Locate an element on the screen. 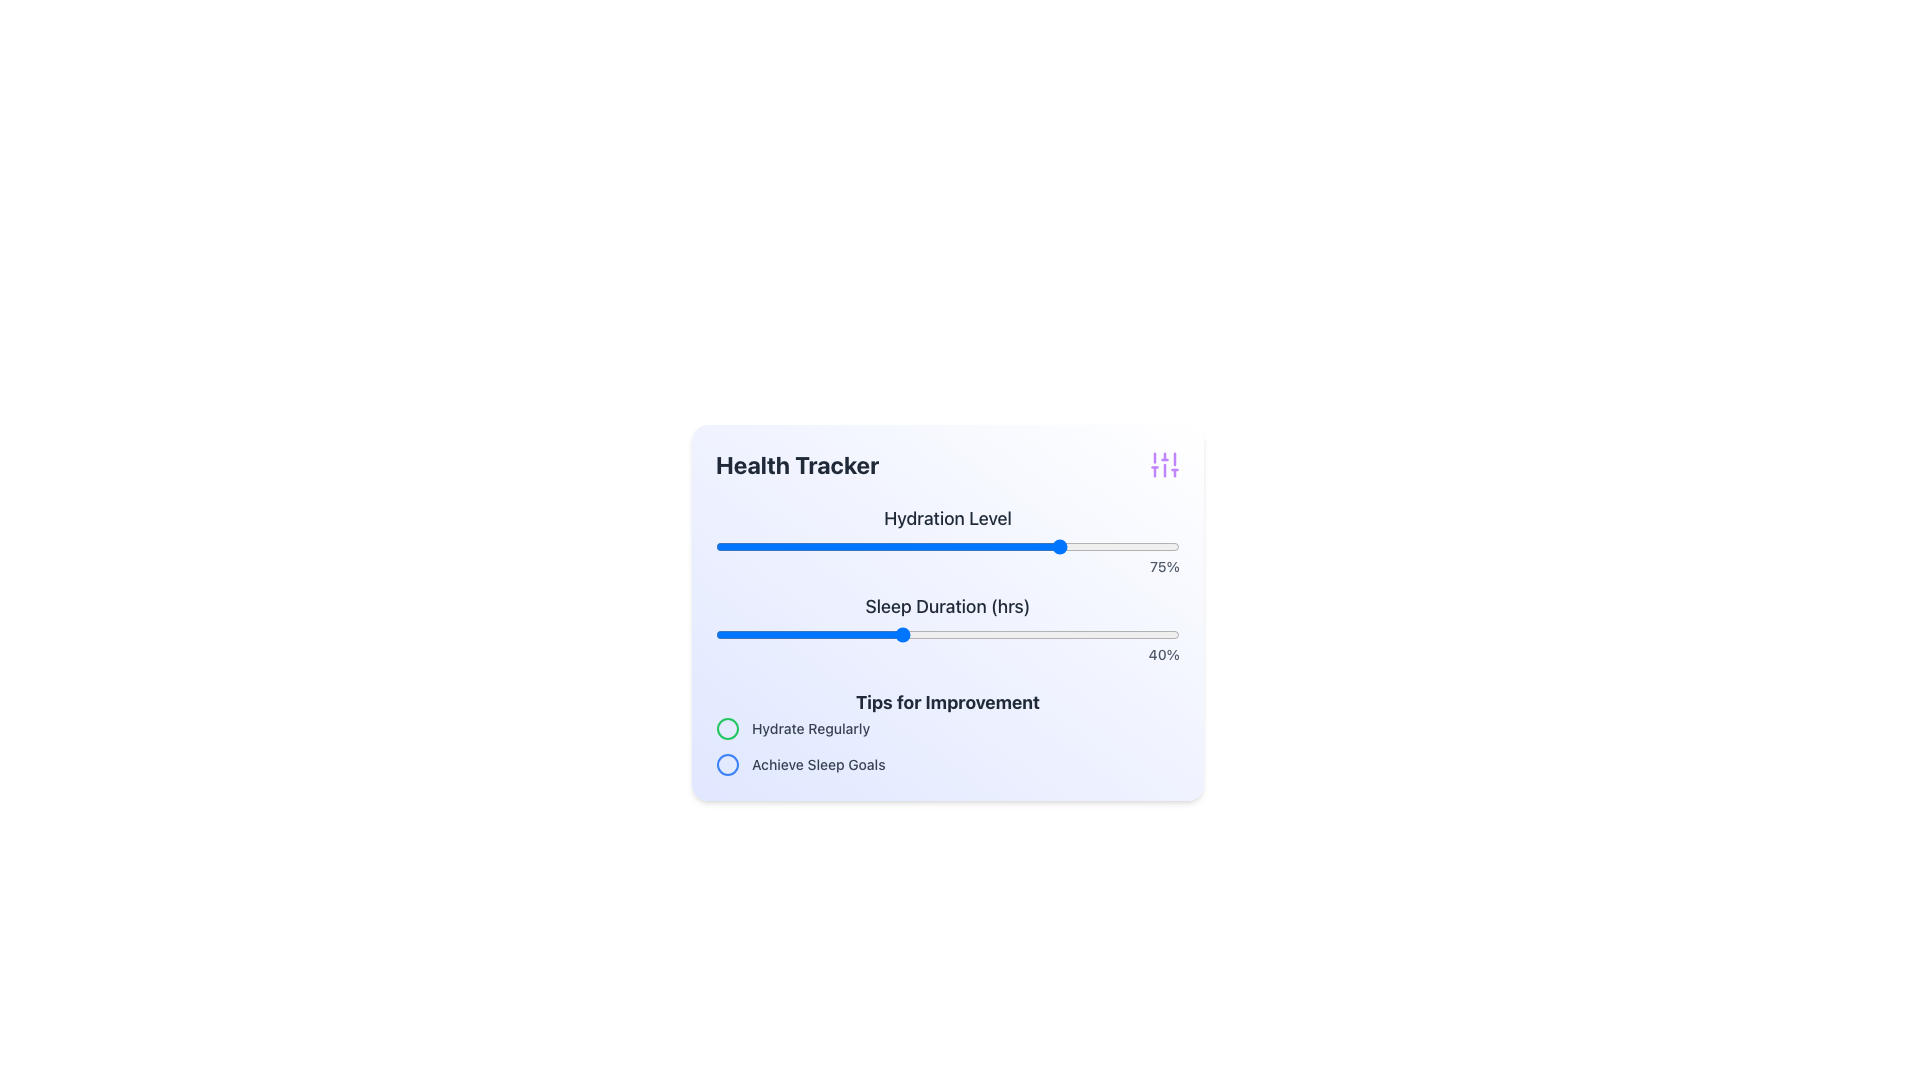 Image resolution: width=1920 pixels, height=1080 pixels. the associated icon of the List item featuring the text 'Achieve Sleep Goals' located in the 'Tips for Improvement' section is located at coordinates (947, 764).